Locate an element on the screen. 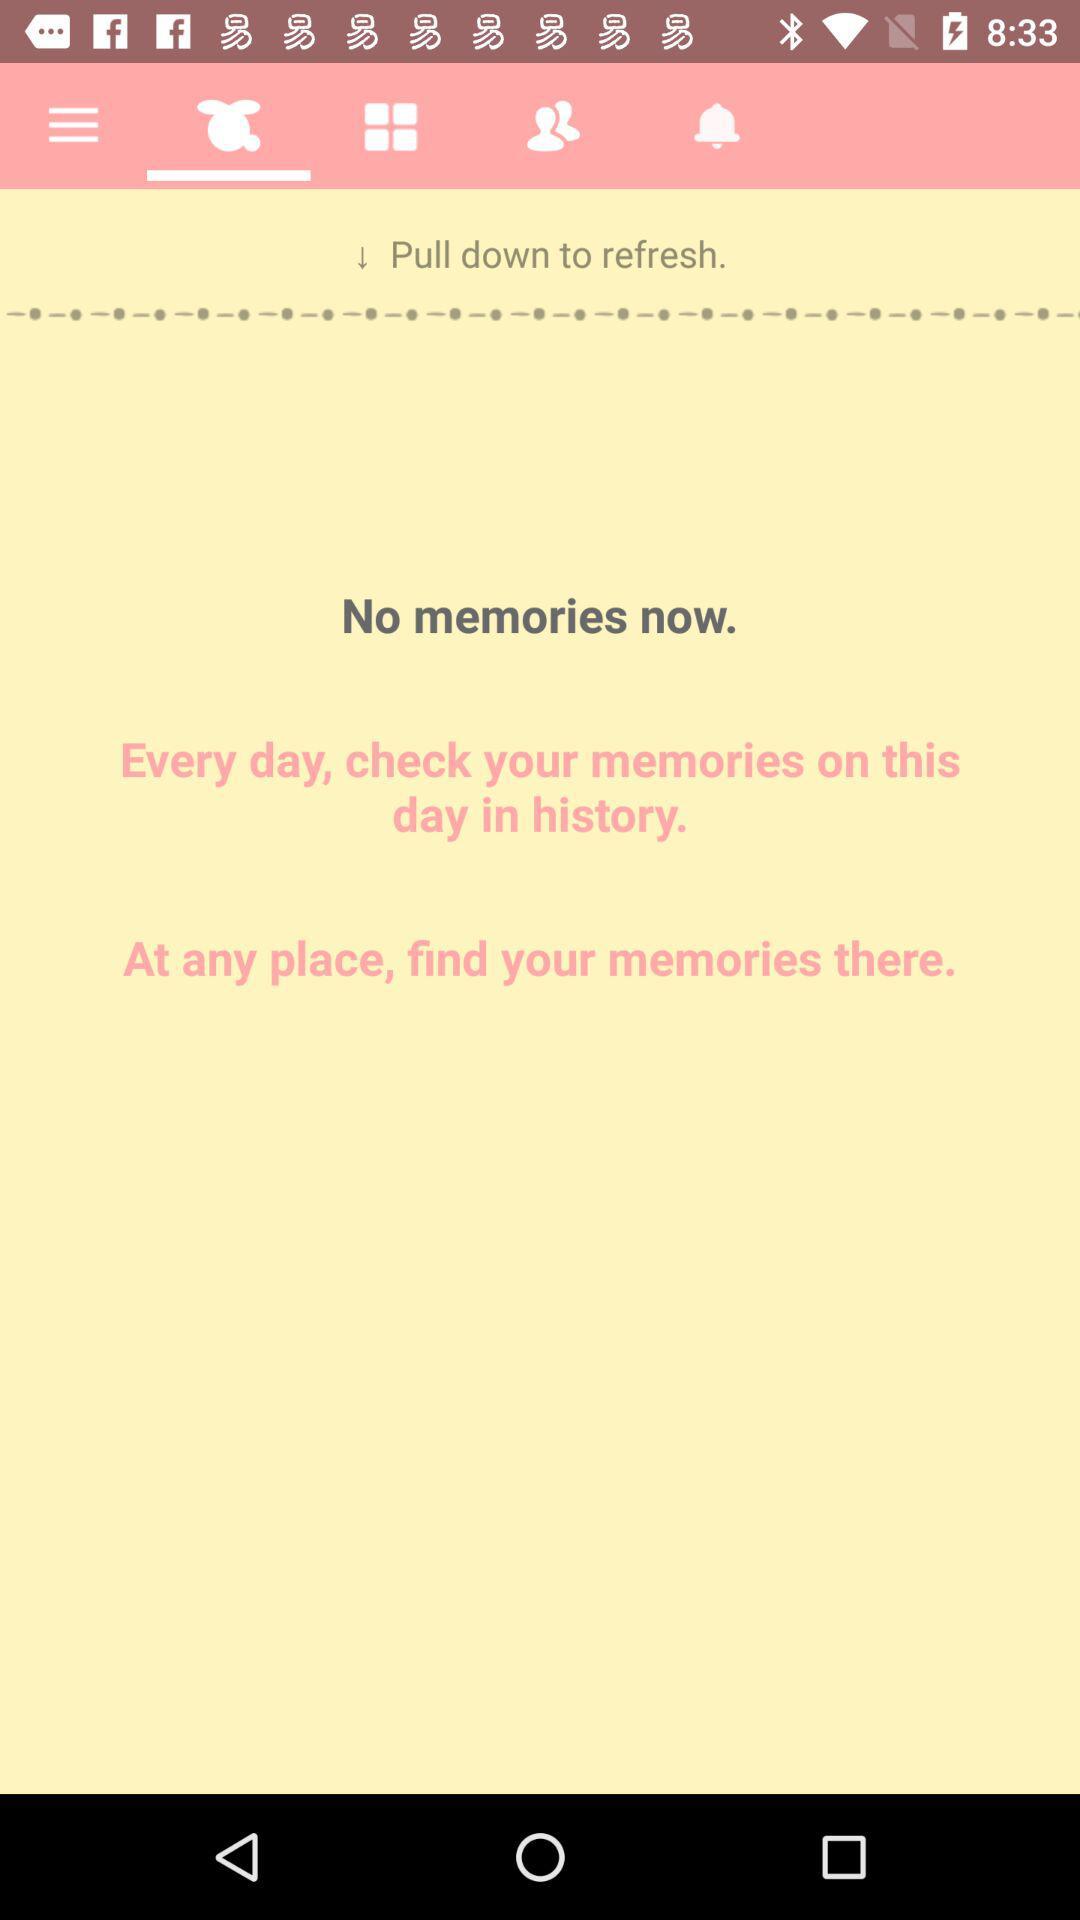 This screenshot has width=1080, height=1920. the third icon on the first row is located at coordinates (390, 124).